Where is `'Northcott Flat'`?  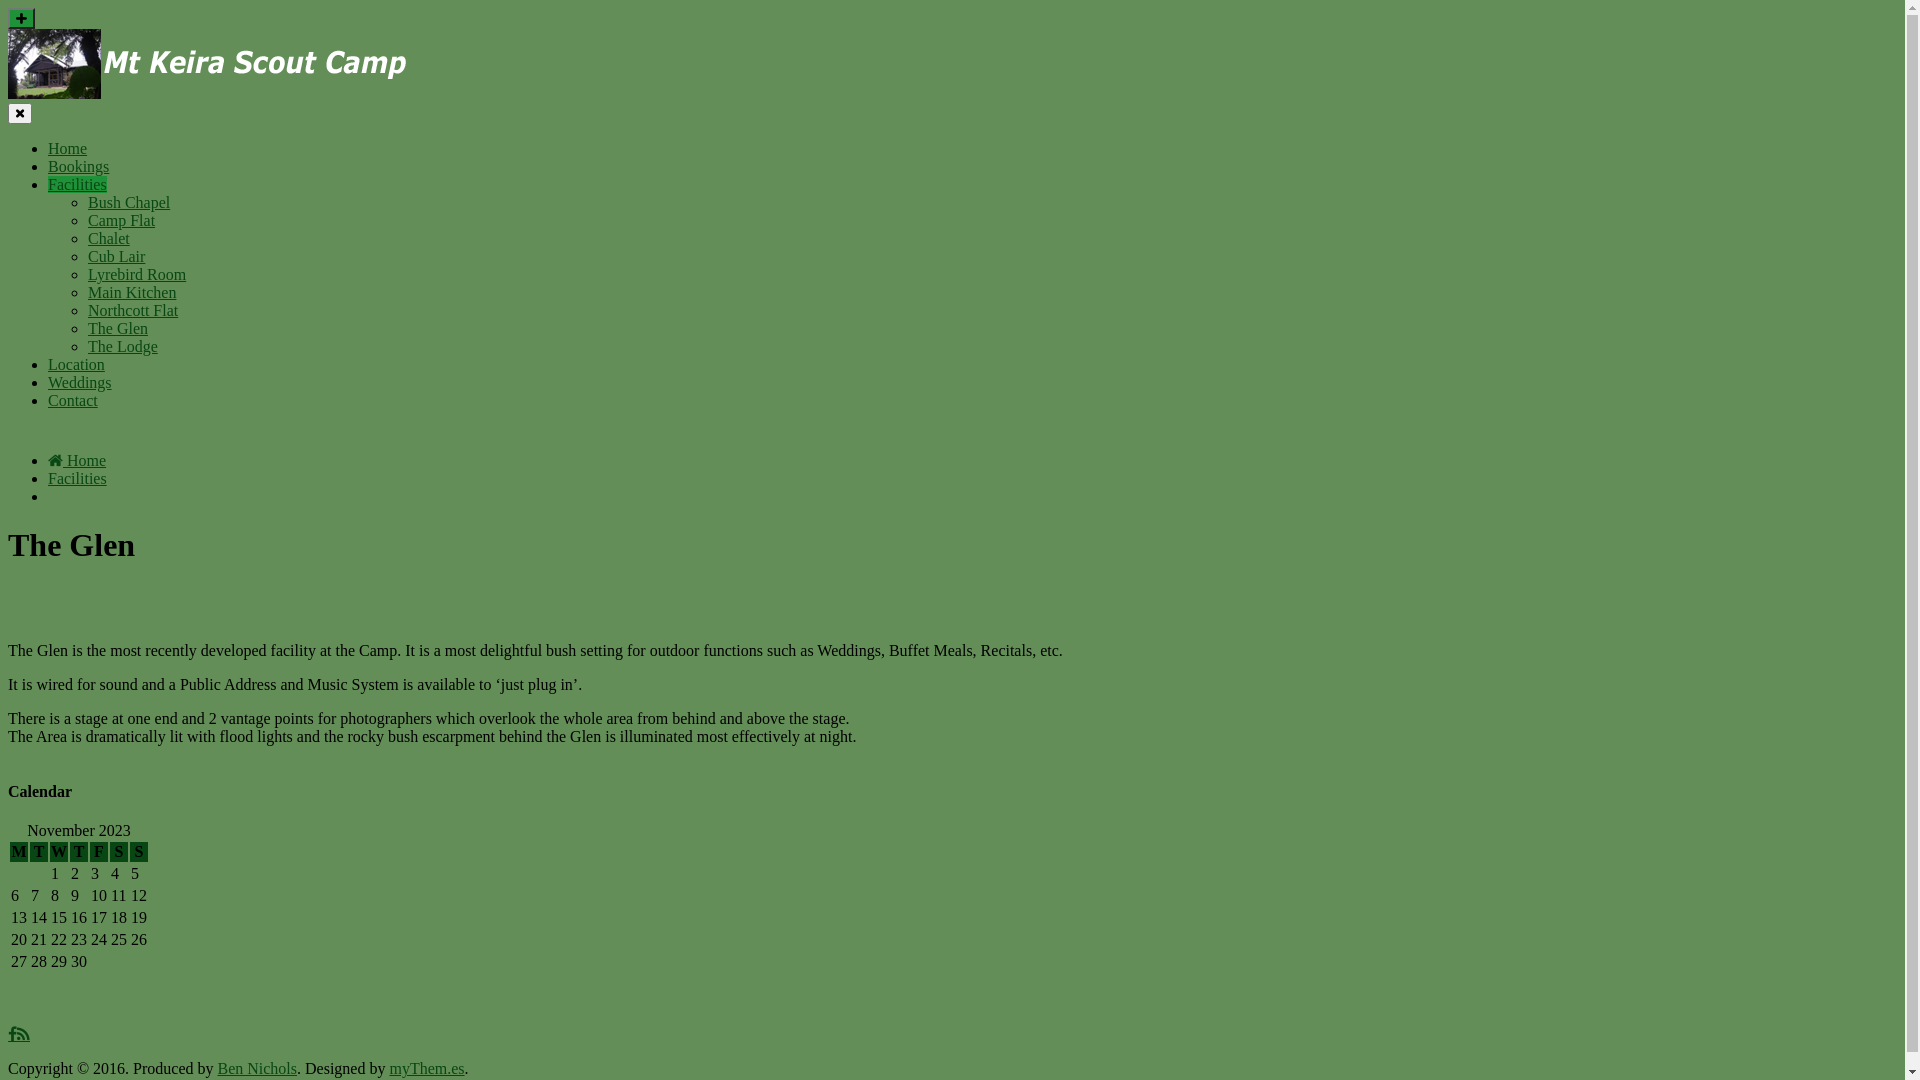 'Northcott Flat' is located at coordinates (132, 310).